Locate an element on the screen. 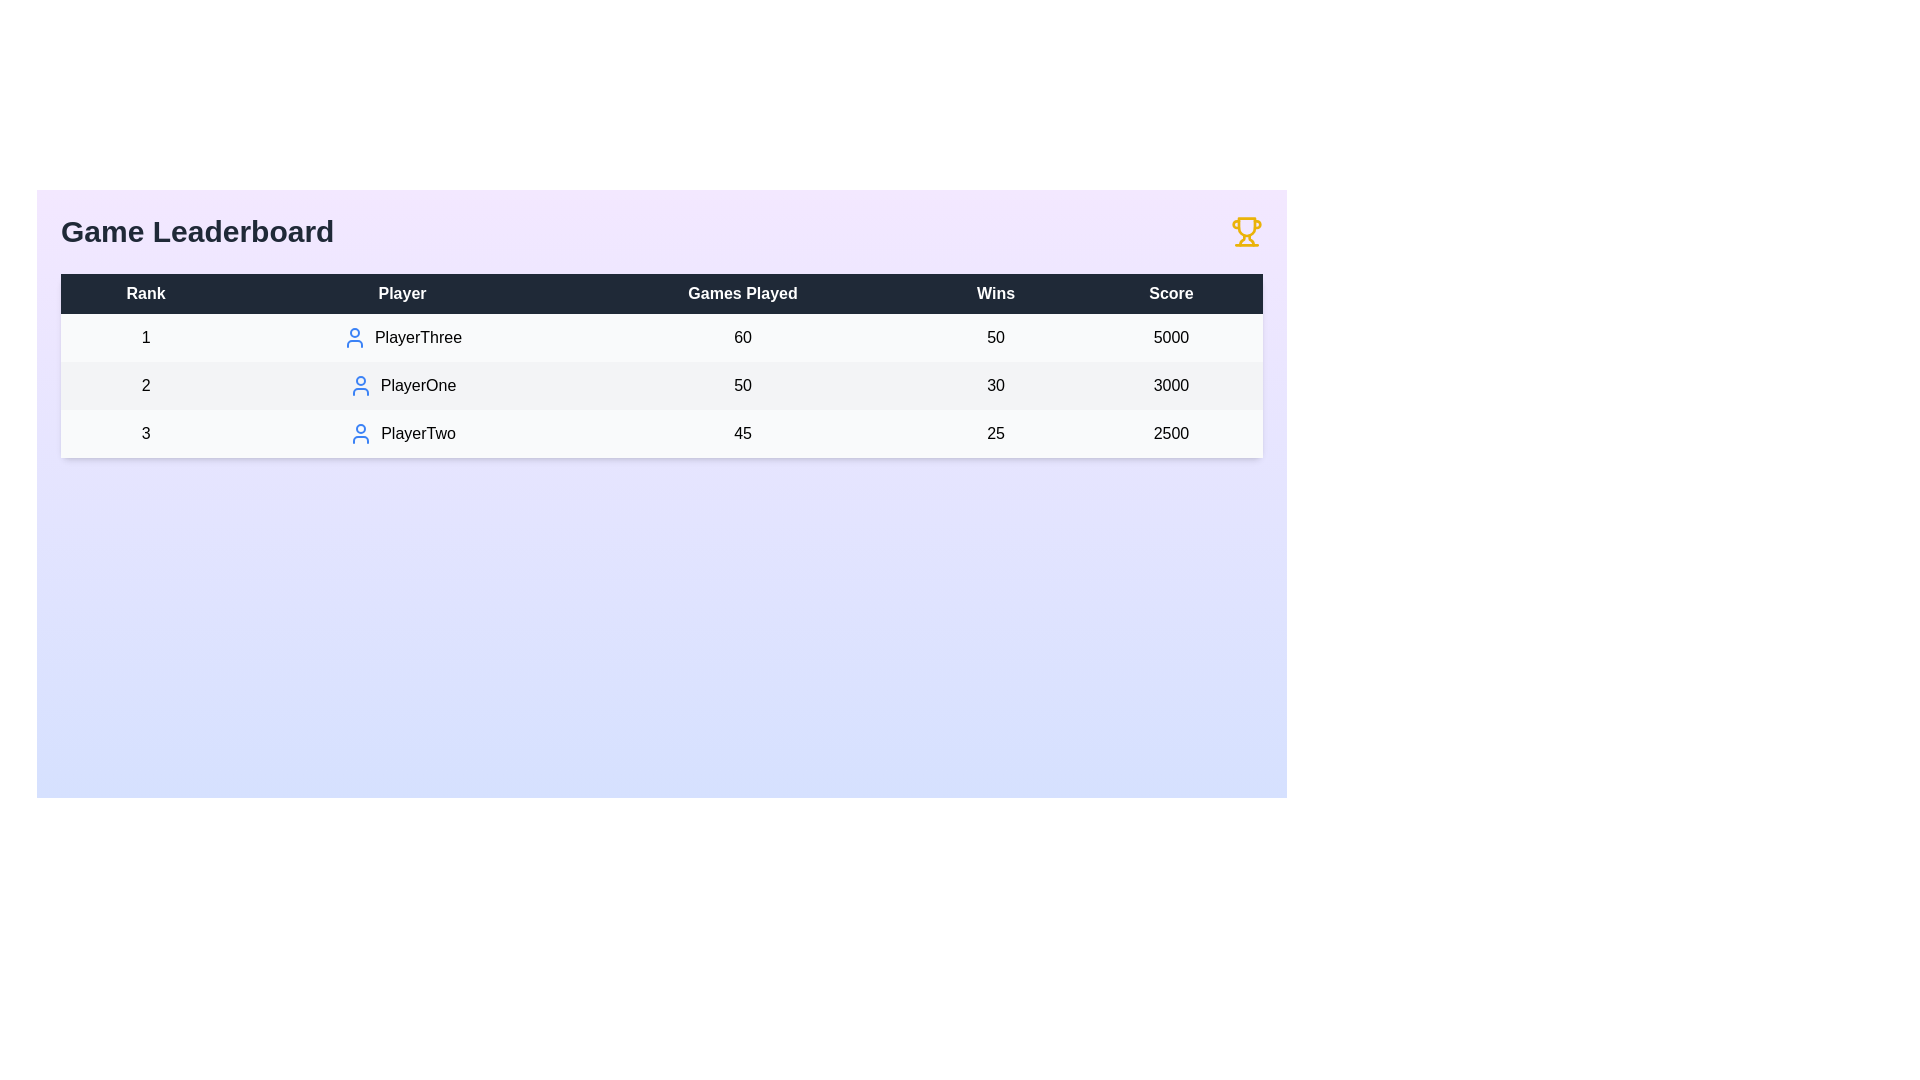 The image size is (1920, 1080). the third row of the leaderboard table displaying statistics for 'PlayerTwo', which includes their rank, games played, wins, and score is located at coordinates (662, 433).